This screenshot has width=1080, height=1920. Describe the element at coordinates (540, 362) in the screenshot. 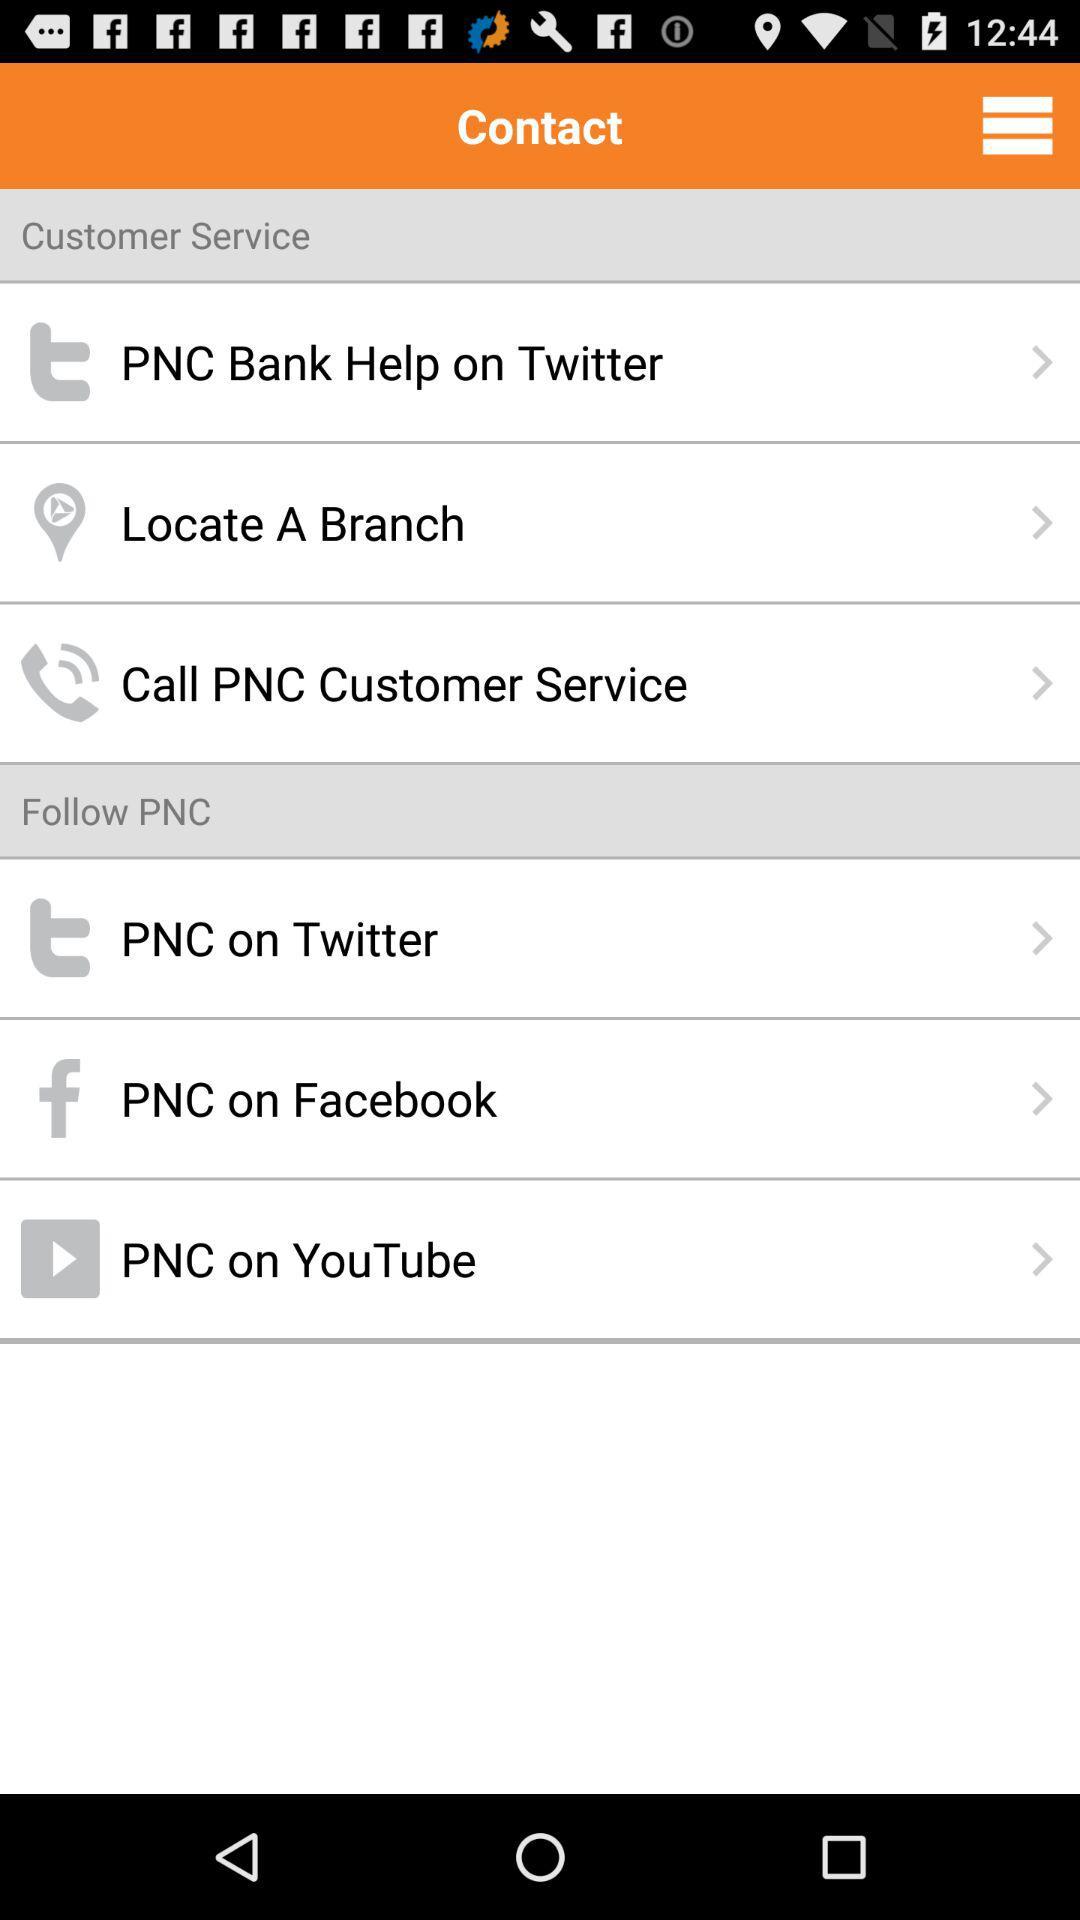

I see `item above the locate a branch` at that location.